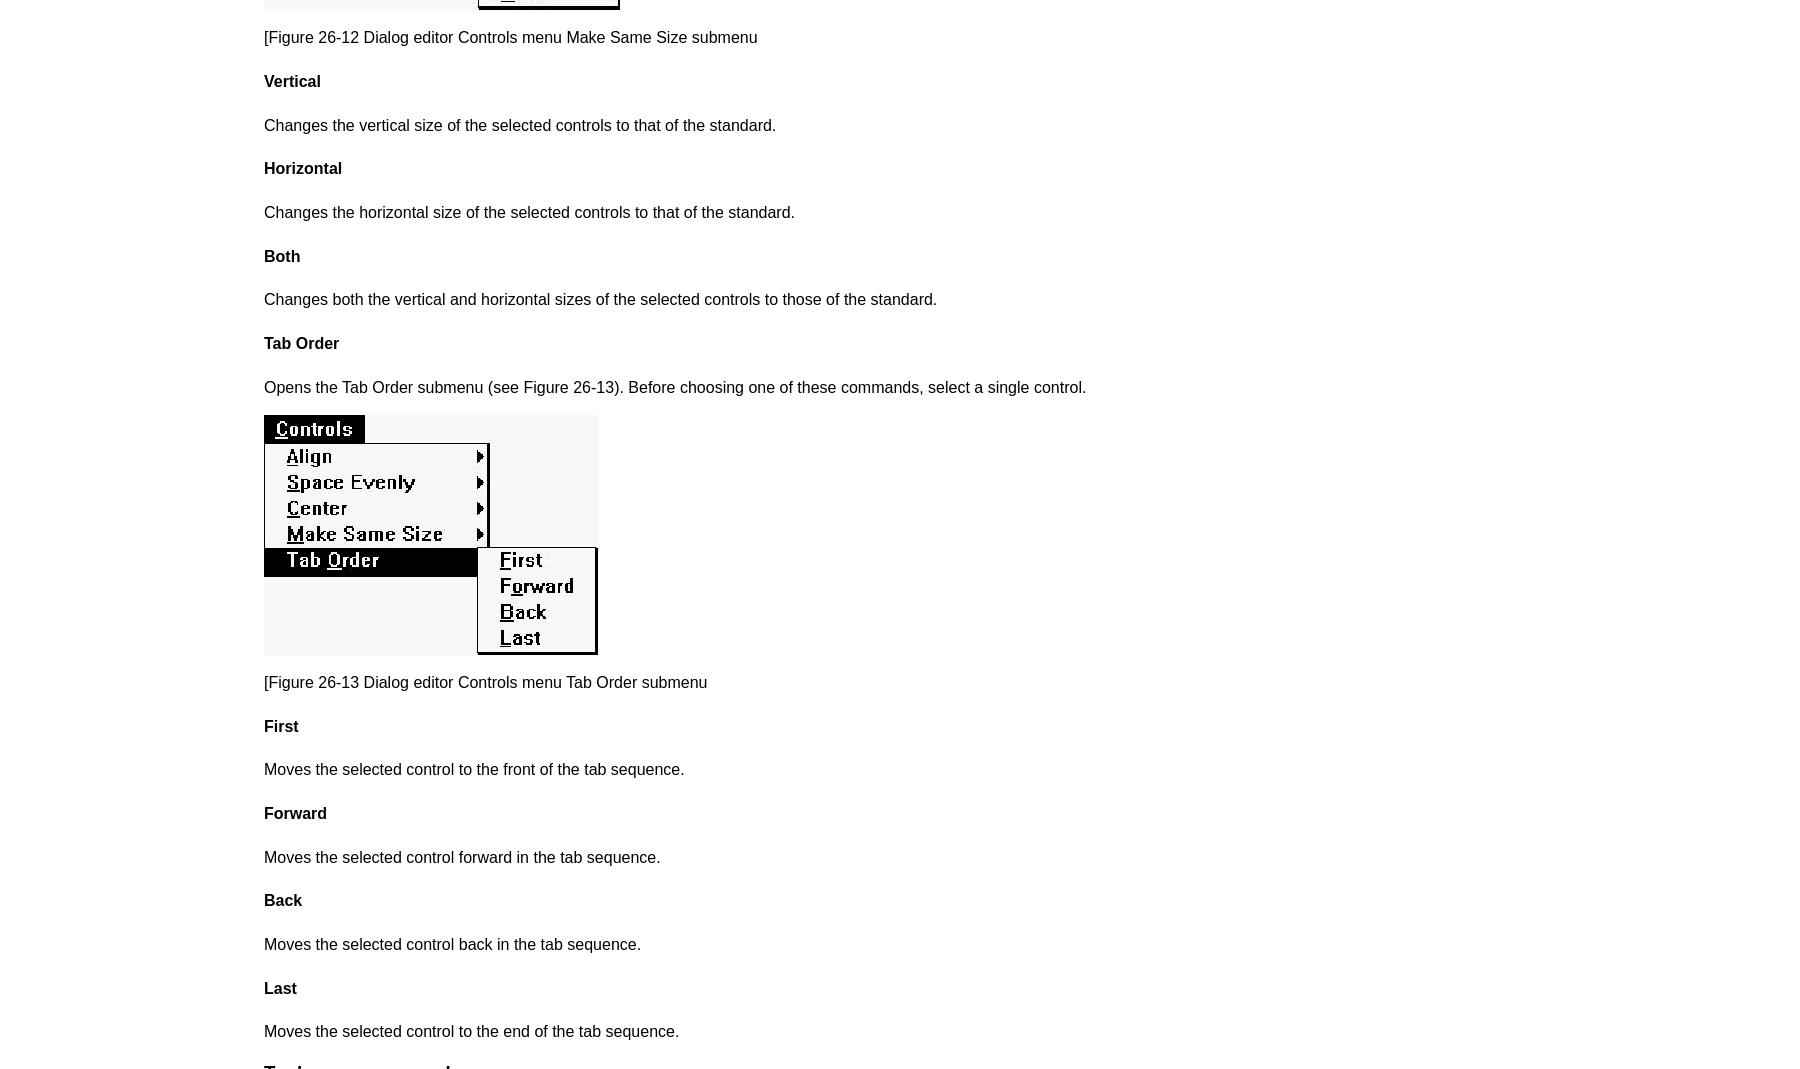 The image size is (1800, 1069). Describe the element at coordinates (484, 681) in the screenshot. I see `'[Figure 26-13 Dialog editor Controls menu Tab Order submenu'` at that location.